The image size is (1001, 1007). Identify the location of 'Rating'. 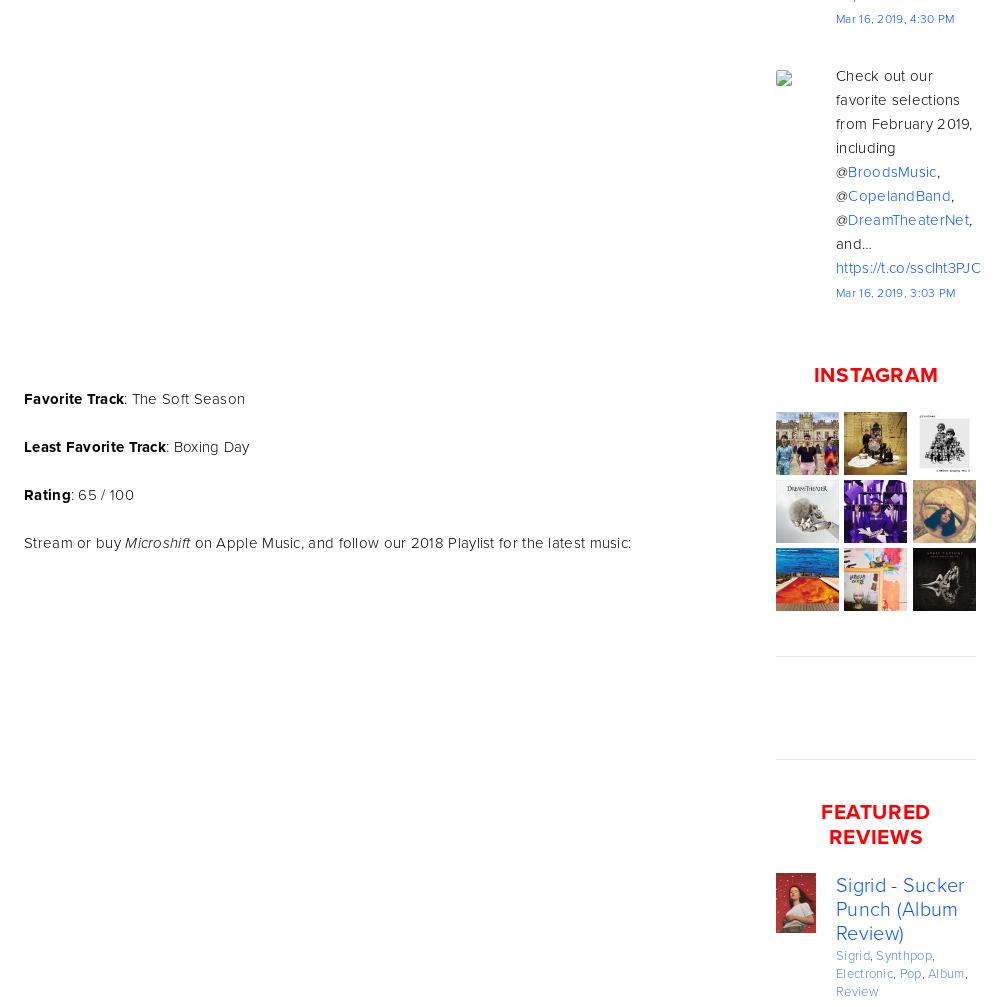
(24, 495).